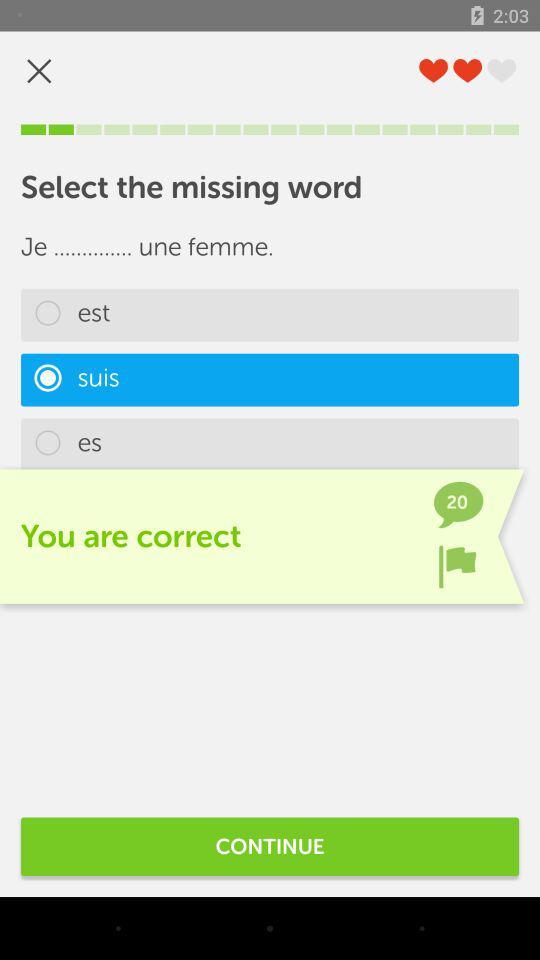 The height and width of the screenshot is (960, 540). I want to click on the continue icon, so click(270, 845).